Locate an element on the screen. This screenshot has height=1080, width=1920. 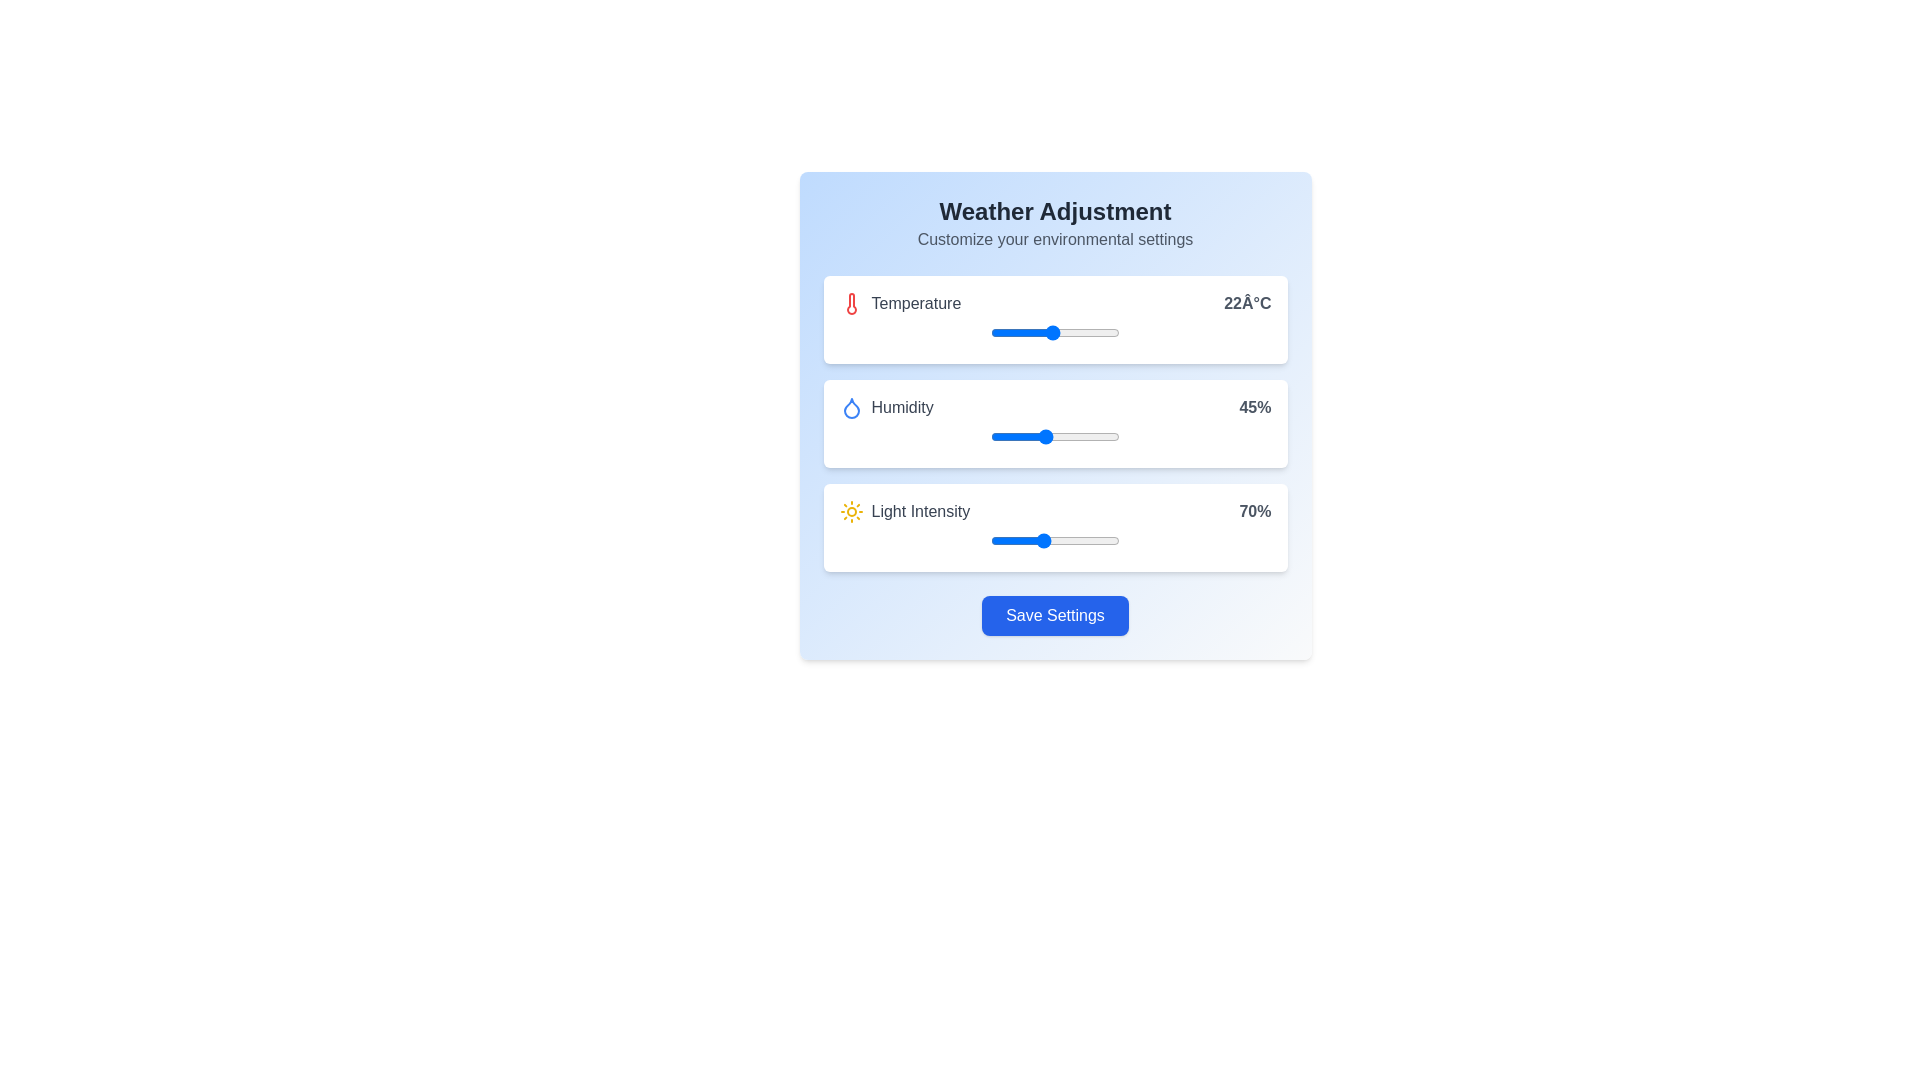
the text label that says 'Customize your environmental settings', which is centrally aligned and positioned below the 'Weather Adjustment' title is located at coordinates (1054, 238).